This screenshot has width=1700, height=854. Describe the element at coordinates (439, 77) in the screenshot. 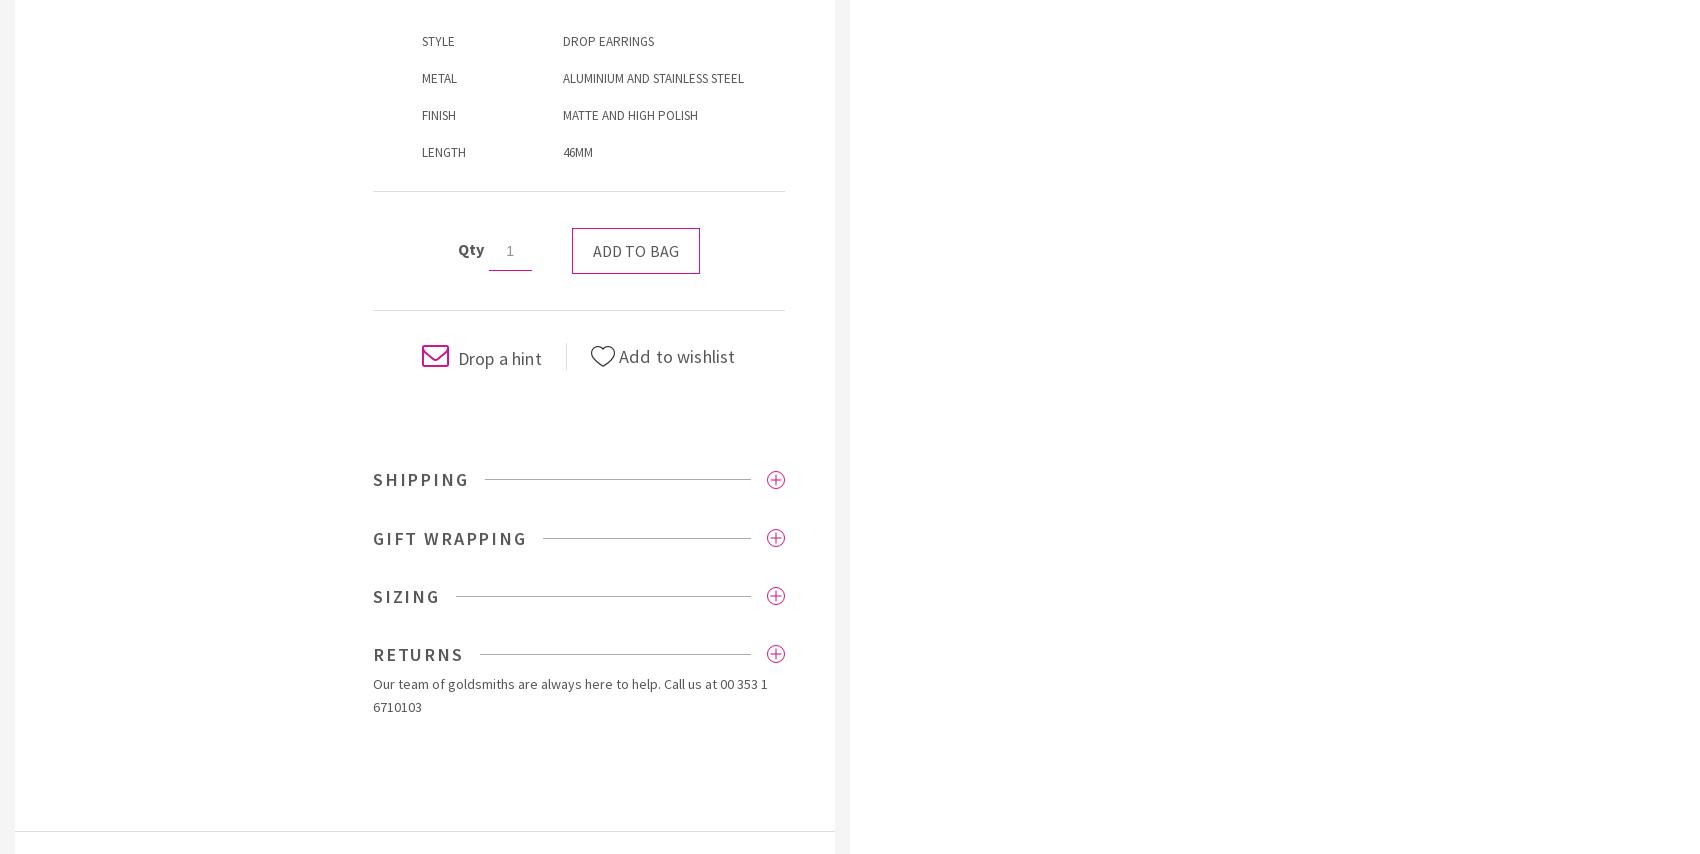

I see `'METAL'` at that location.